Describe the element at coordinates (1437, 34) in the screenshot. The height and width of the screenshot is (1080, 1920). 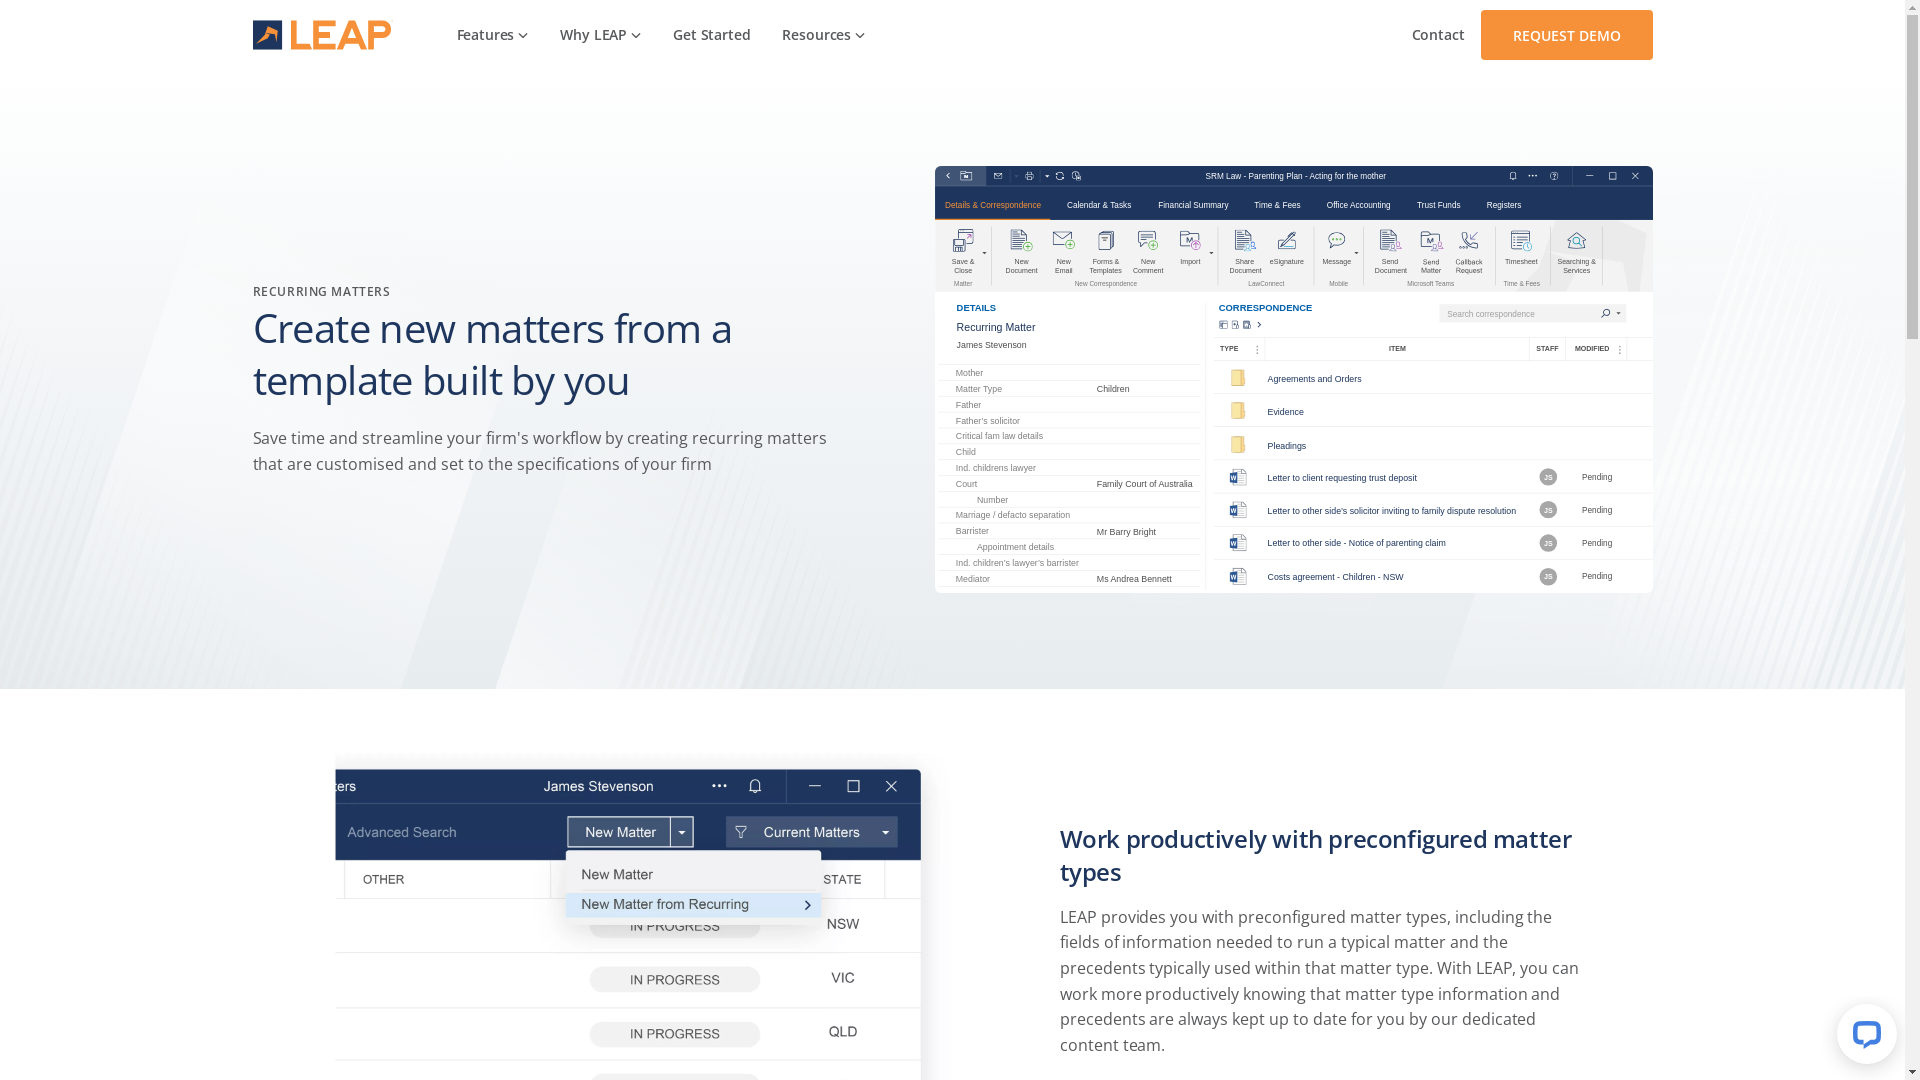
I see `'Contact'` at that location.